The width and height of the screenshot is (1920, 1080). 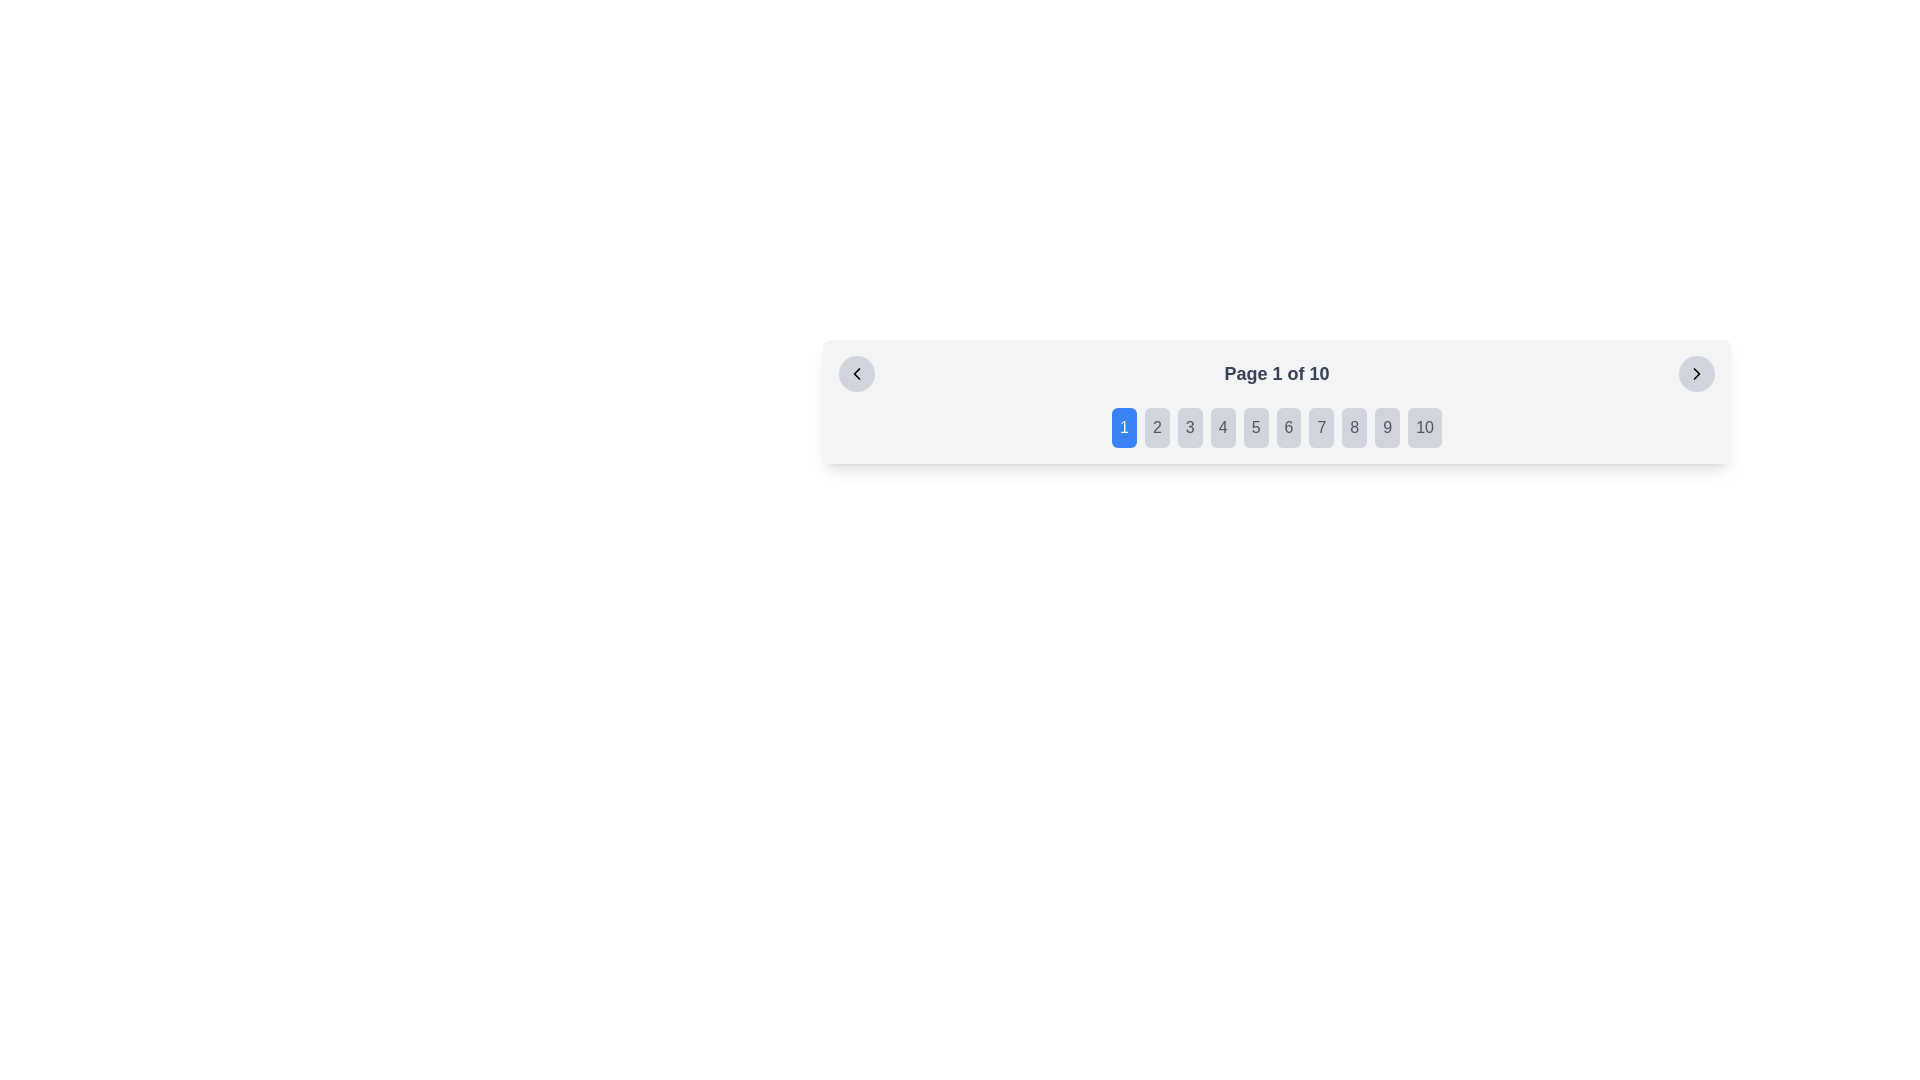 What do you see at coordinates (857, 374) in the screenshot?
I see `the first button from the left in the pagination navigation bar to move to the previous page` at bounding box center [857, 374].